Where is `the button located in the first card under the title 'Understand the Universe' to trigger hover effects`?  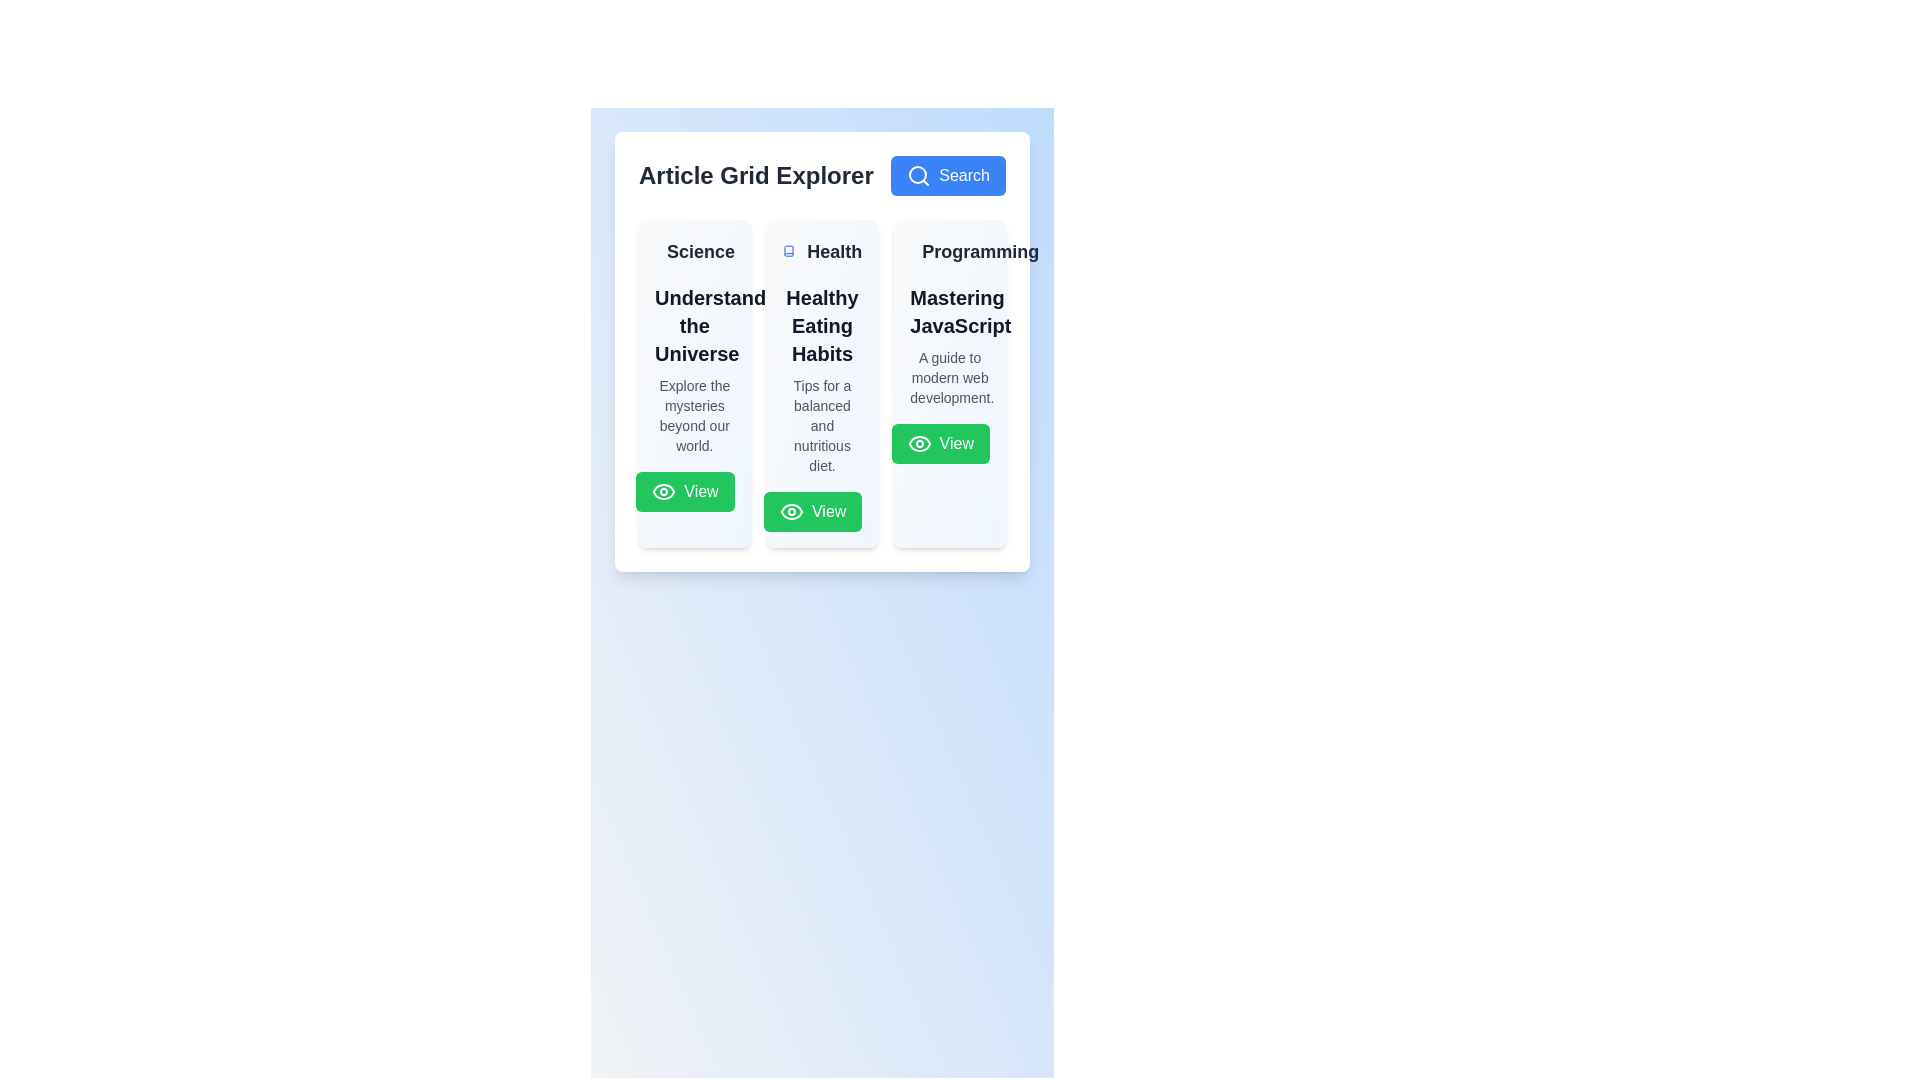 the button located in the first card under the title 'Understand the Universe' to trigger hover effects is located at coordinates (685, 492).